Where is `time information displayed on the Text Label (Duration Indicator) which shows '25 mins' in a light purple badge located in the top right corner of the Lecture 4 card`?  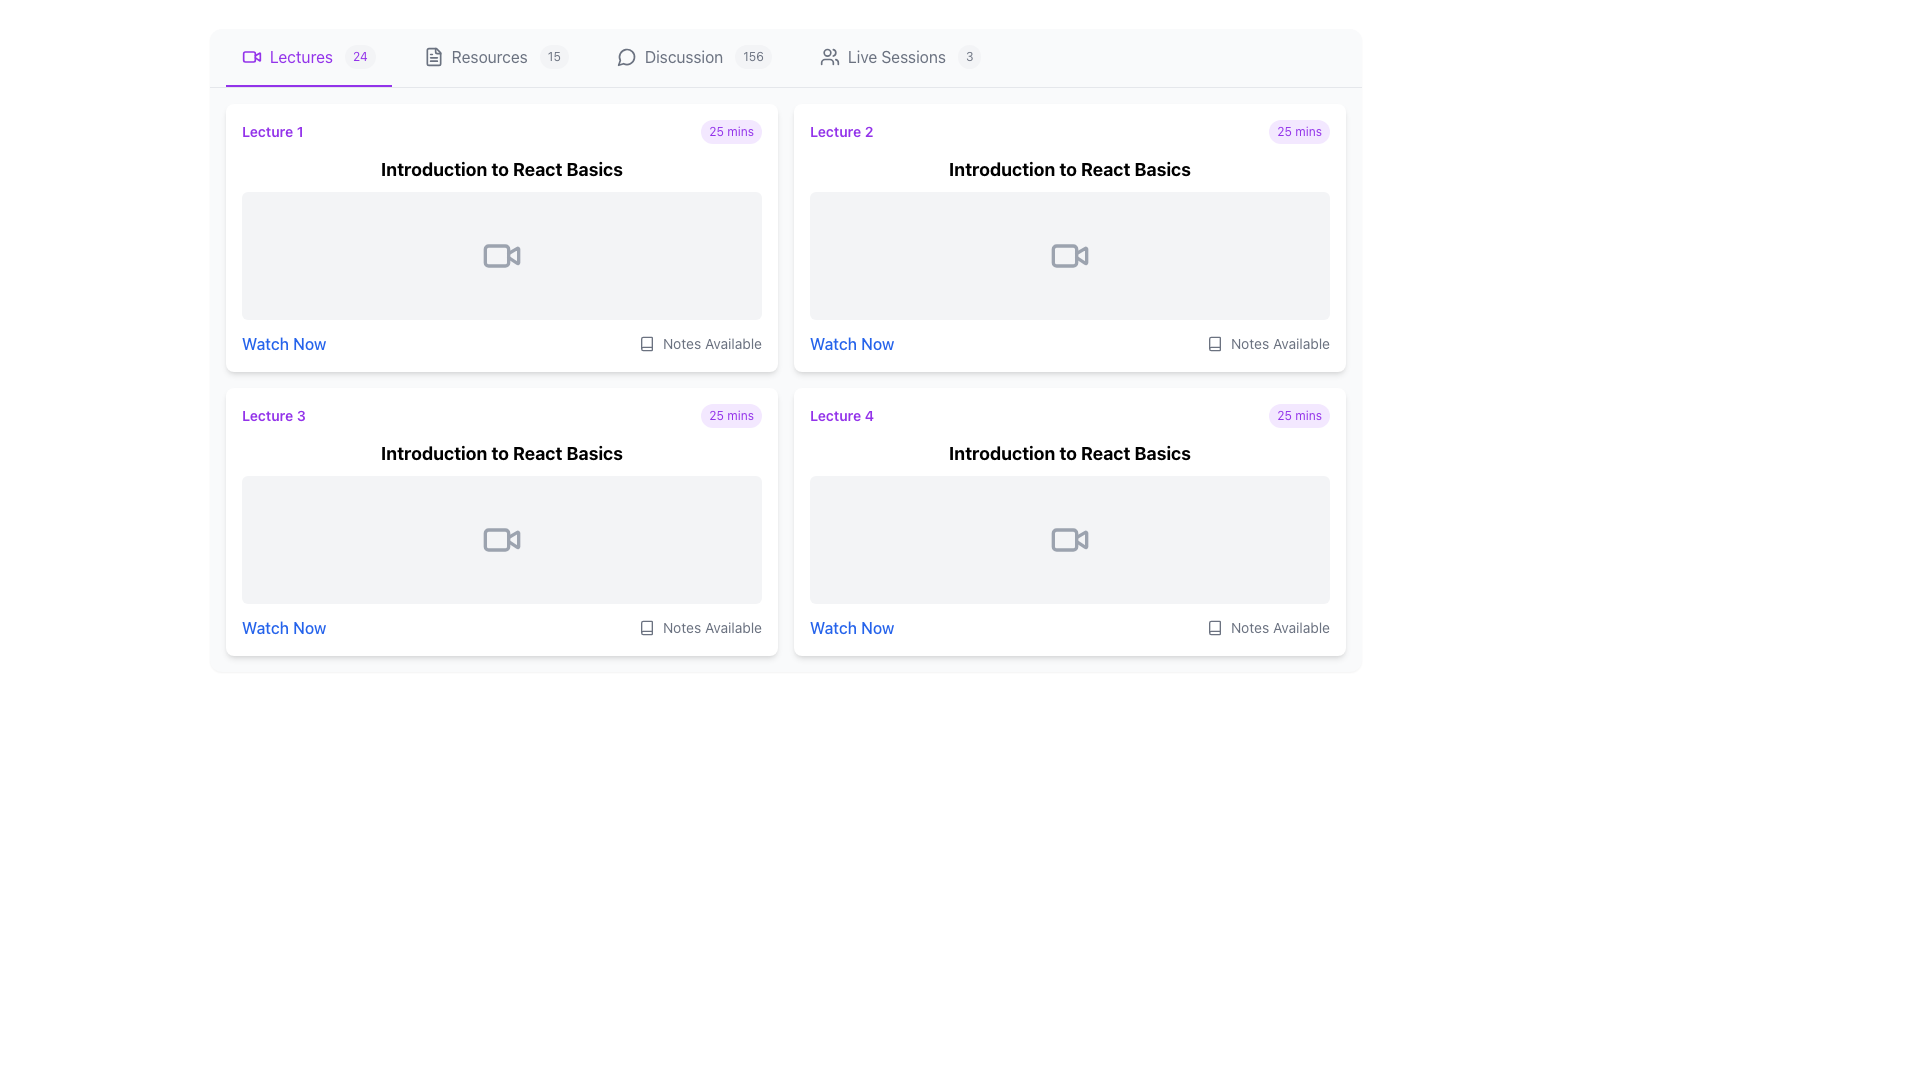 time information displayed on the Text Label (Duration Indicator) which shows '25 mins' in a light purple badge located in the top right corner of the Lecture 4 card is located at coordinates (1299, 415).